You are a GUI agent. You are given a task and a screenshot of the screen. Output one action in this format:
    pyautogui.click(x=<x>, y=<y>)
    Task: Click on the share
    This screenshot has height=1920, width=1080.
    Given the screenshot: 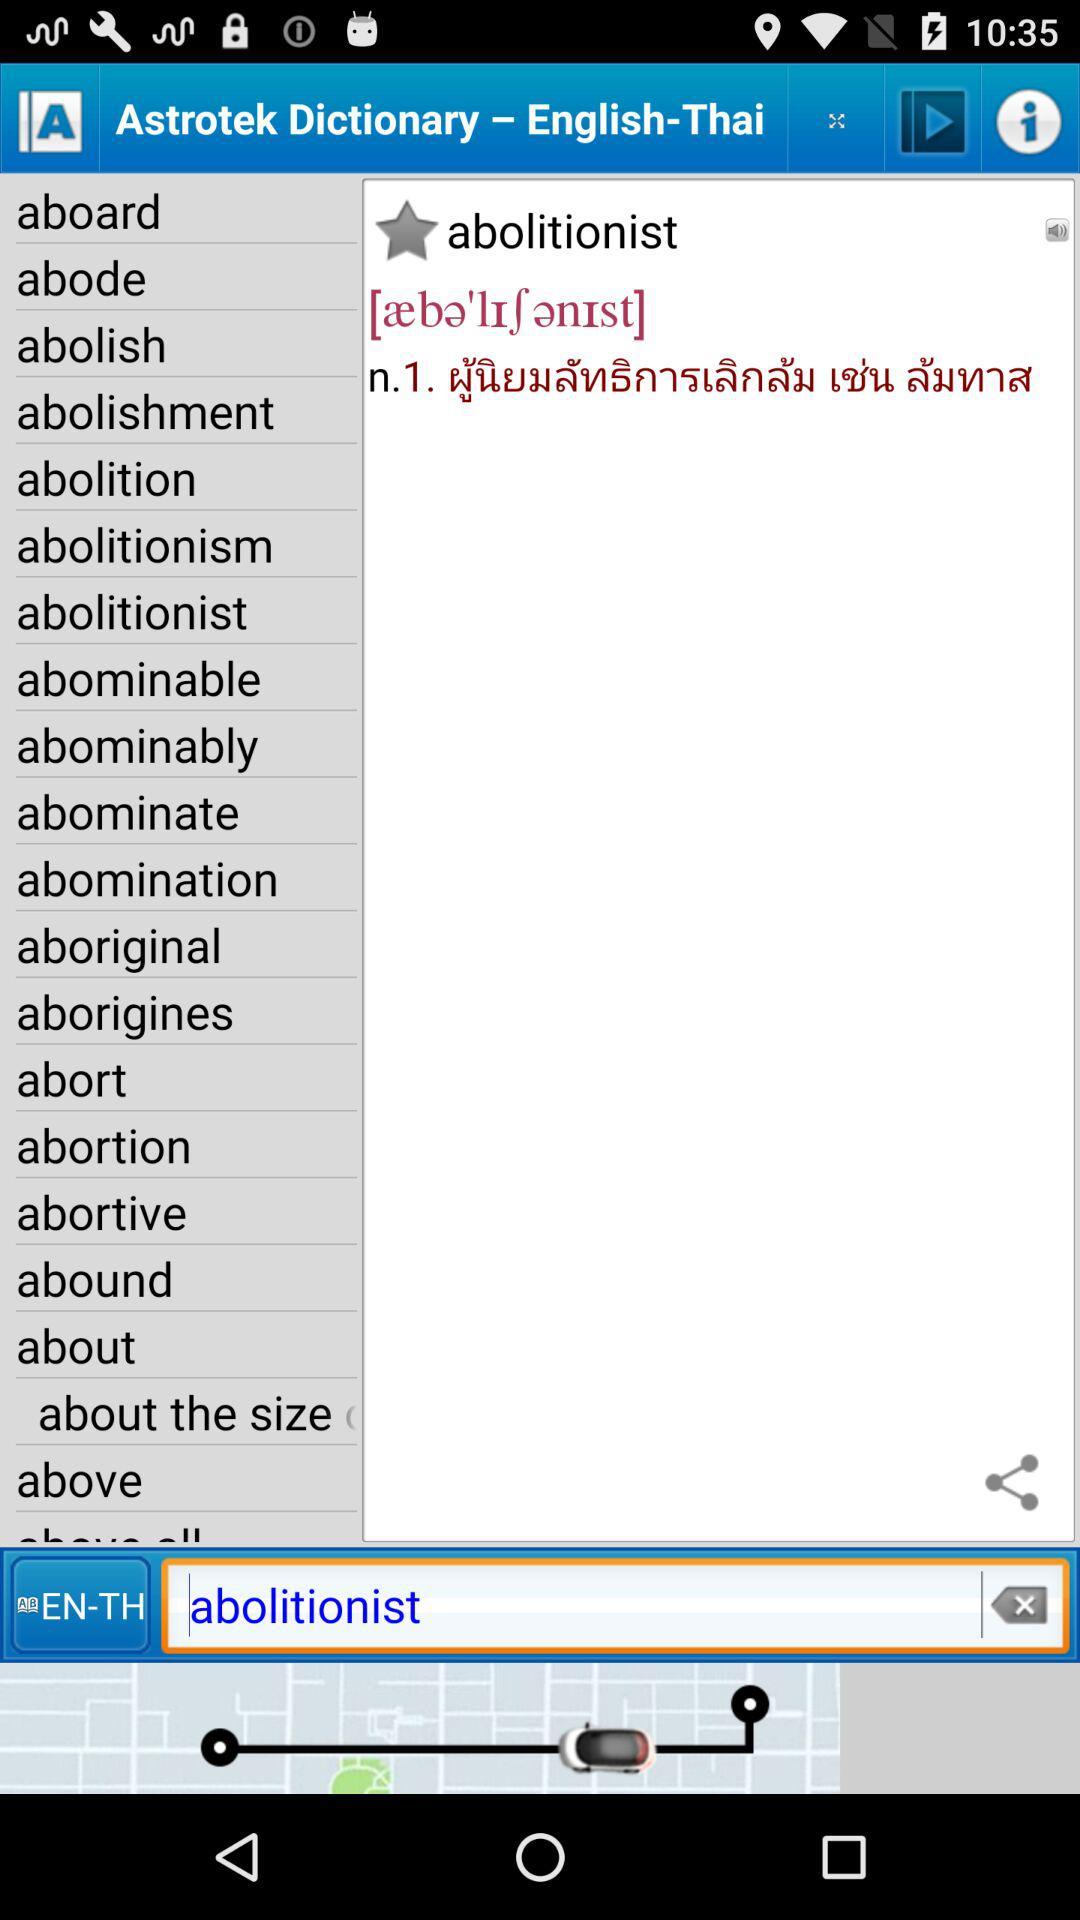 What is the action you would take?
    pyautogui.click(x=1017, y=1484)
    